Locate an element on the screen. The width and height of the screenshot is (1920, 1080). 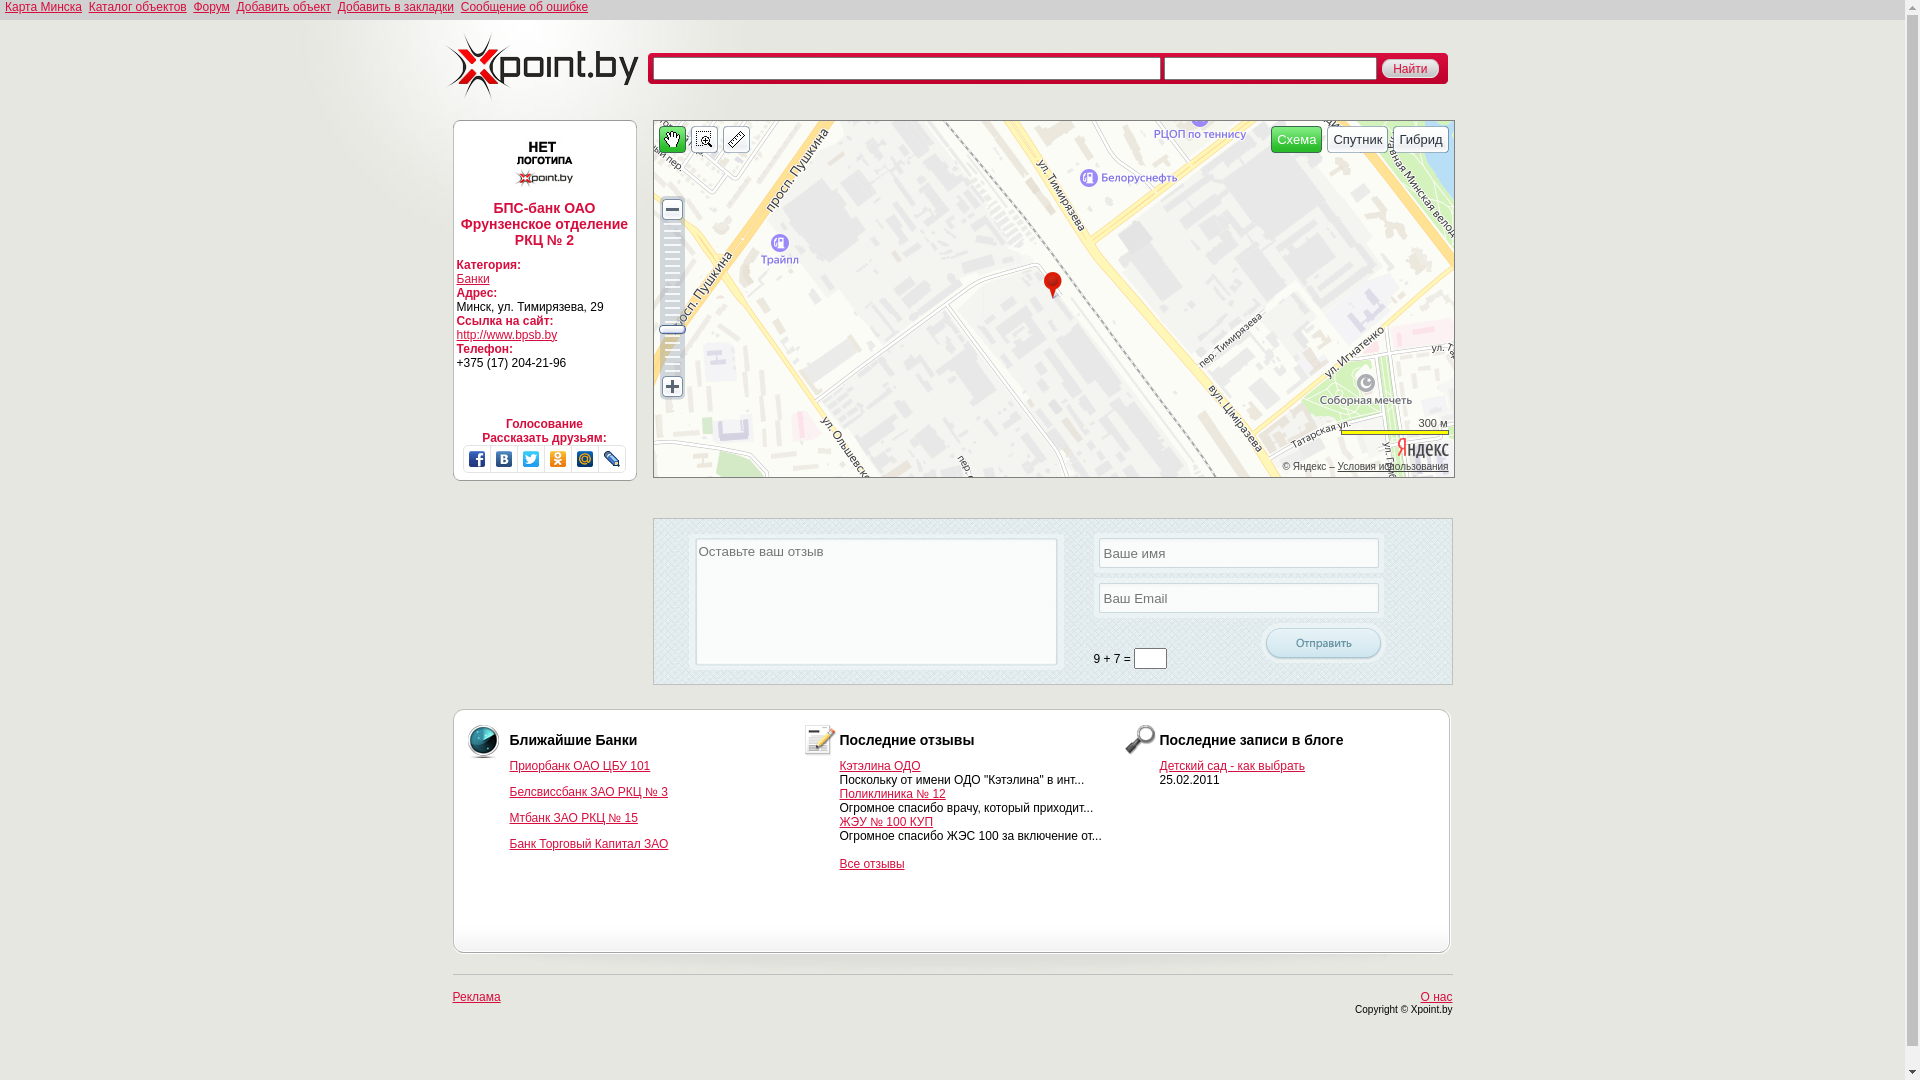
'Twitter' is located at coordinates (531, 459).